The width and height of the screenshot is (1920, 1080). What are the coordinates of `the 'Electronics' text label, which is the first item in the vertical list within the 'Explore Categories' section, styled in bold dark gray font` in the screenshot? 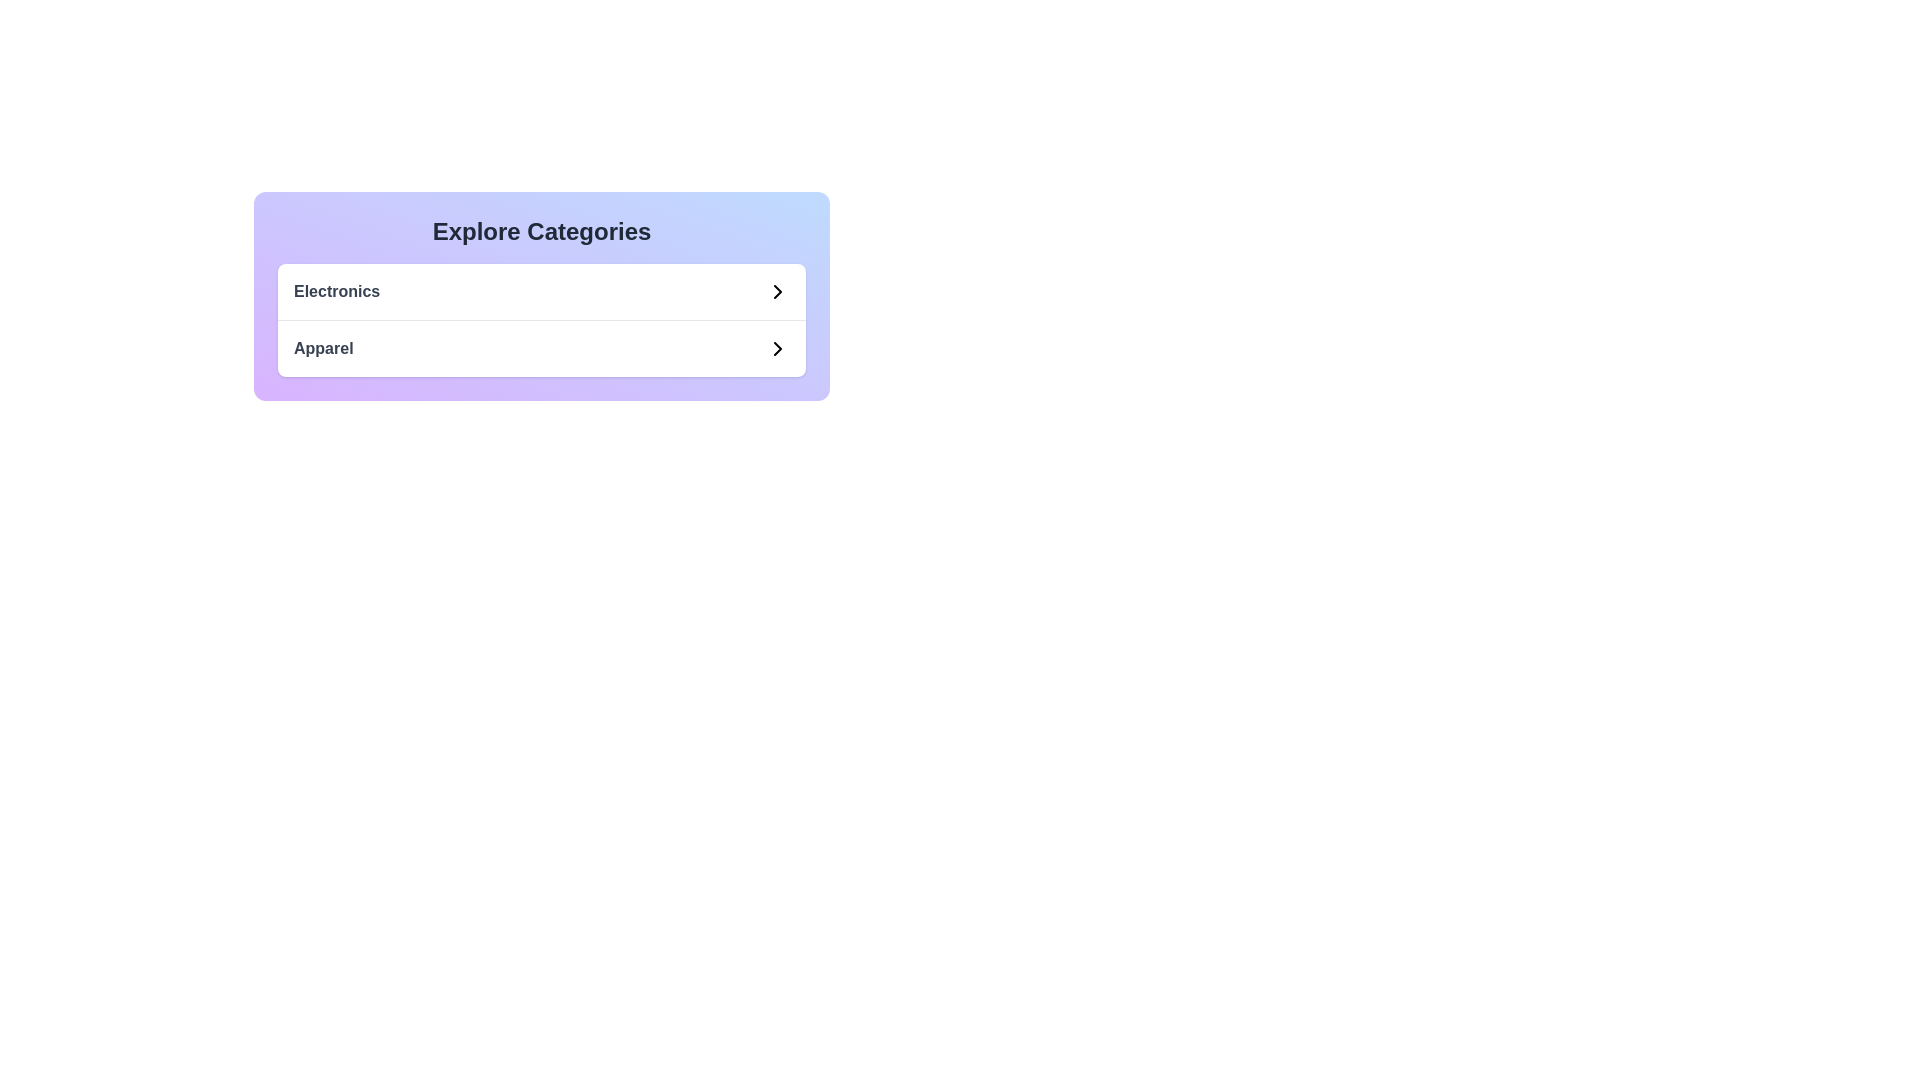 It's located at (337, 292).